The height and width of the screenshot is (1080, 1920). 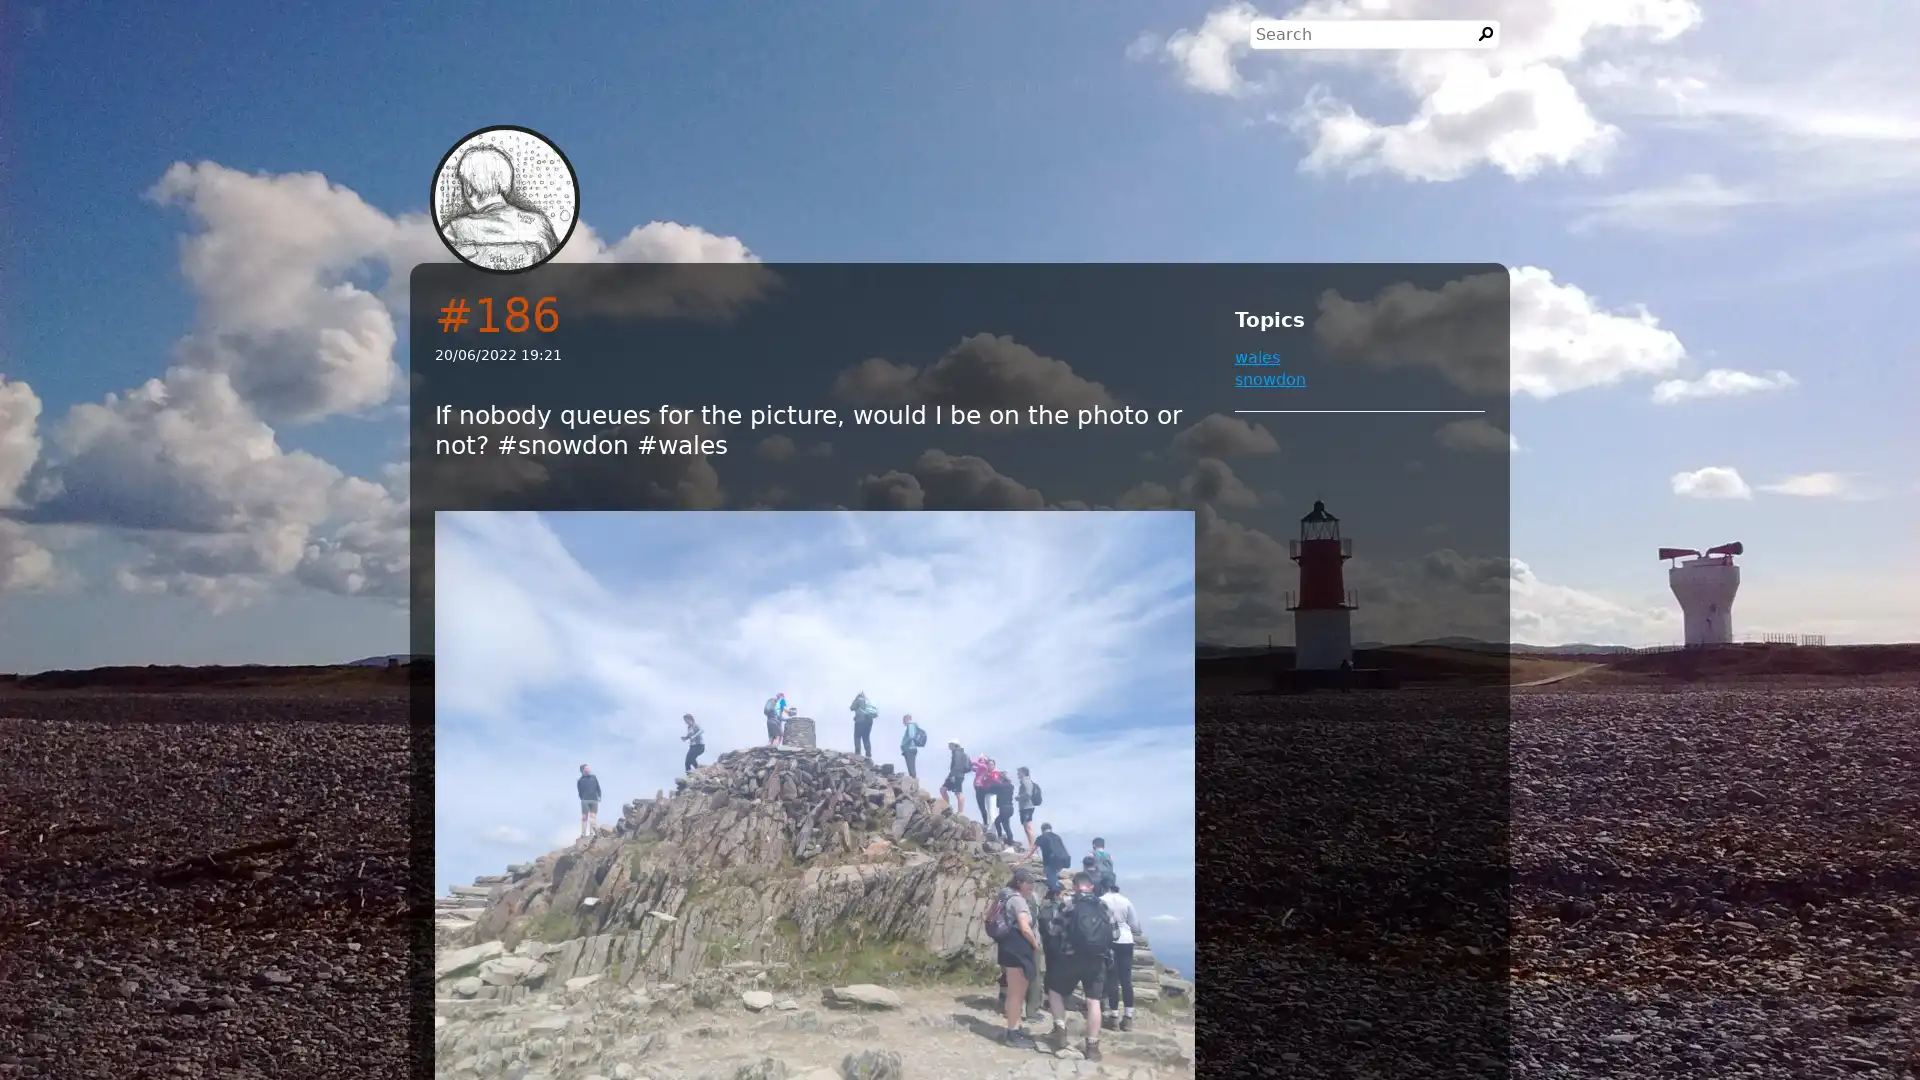 What do you see at coordinates (1486, 34) in the screenshot?
I see `Search` at bounding box center [1486, 34].